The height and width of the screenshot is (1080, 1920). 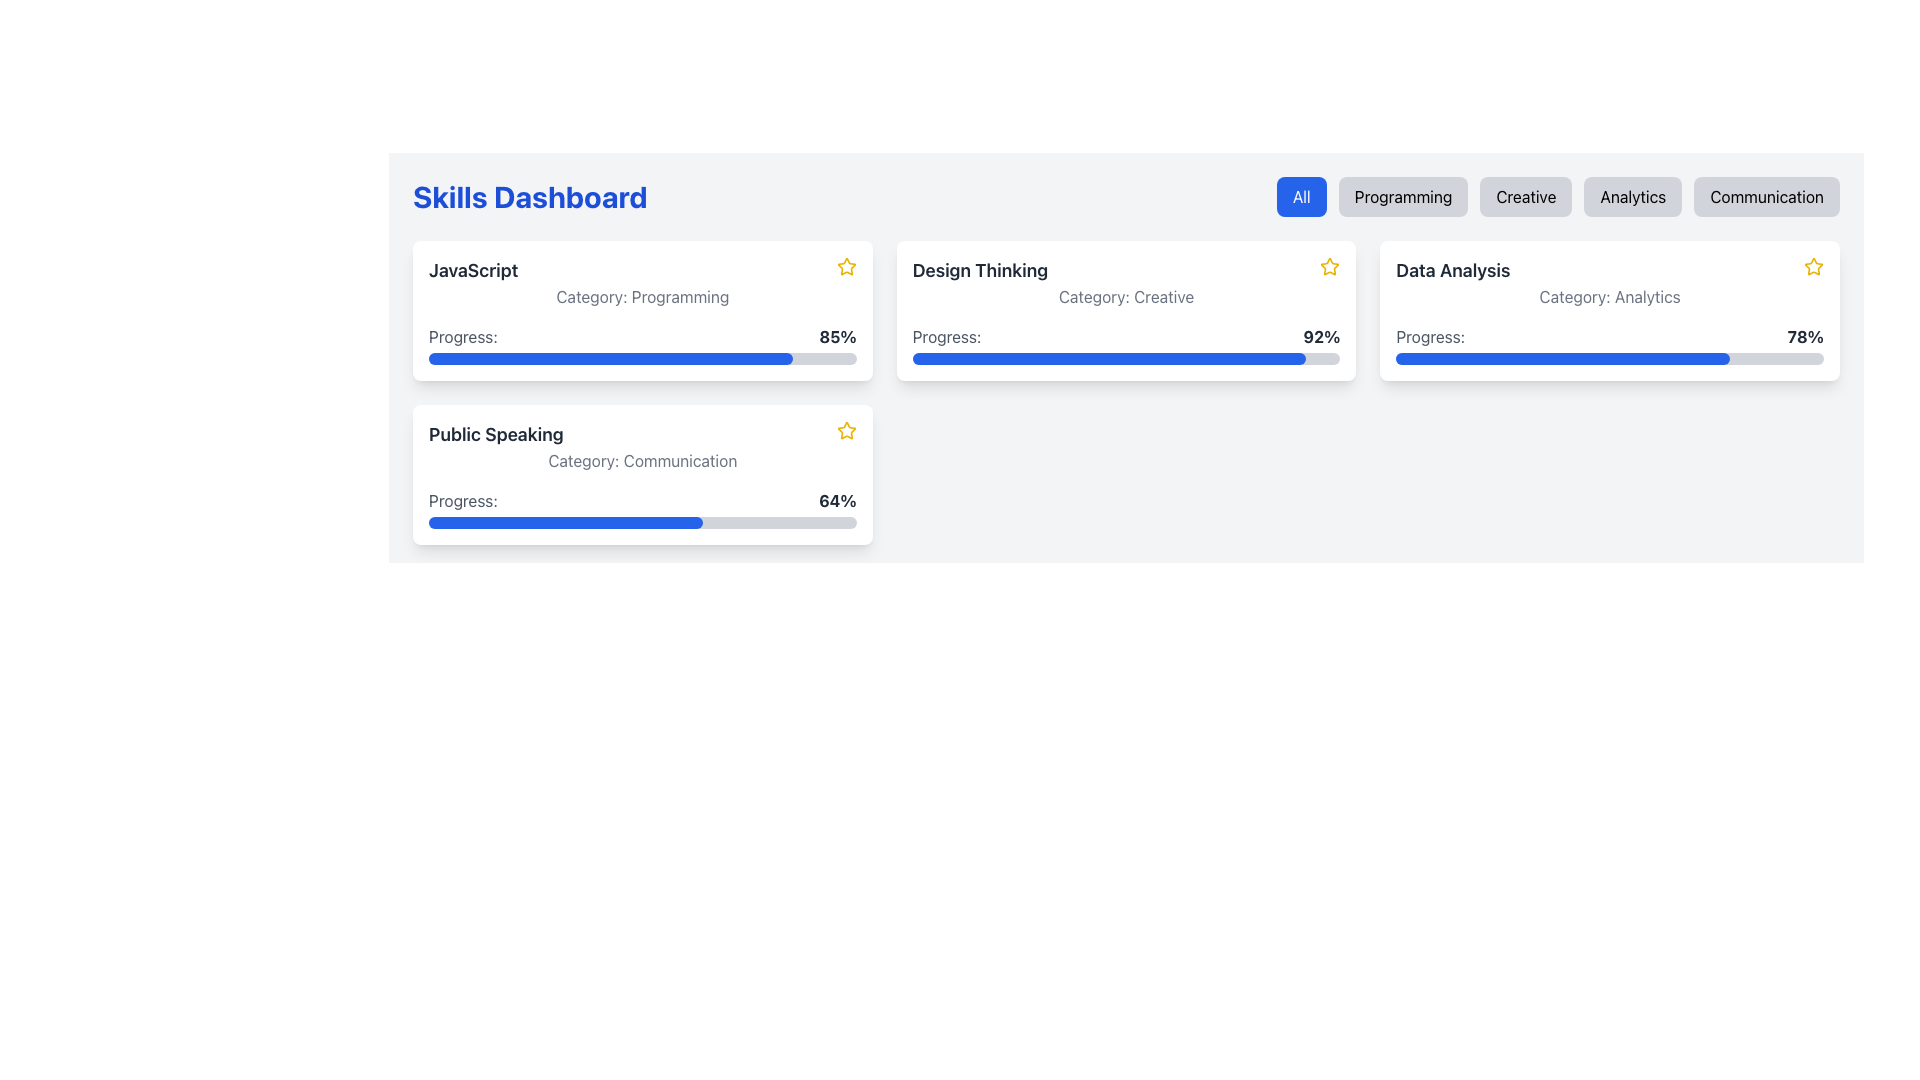 What do you see at coordinates (1126, 357) in the screenshot?
I see `the rectangular progress bar with rounded edges that is filled to 92%, located in the 'Design Thinking' card of the 'Skills Dashboard'` at bounding box center [1126, 357].